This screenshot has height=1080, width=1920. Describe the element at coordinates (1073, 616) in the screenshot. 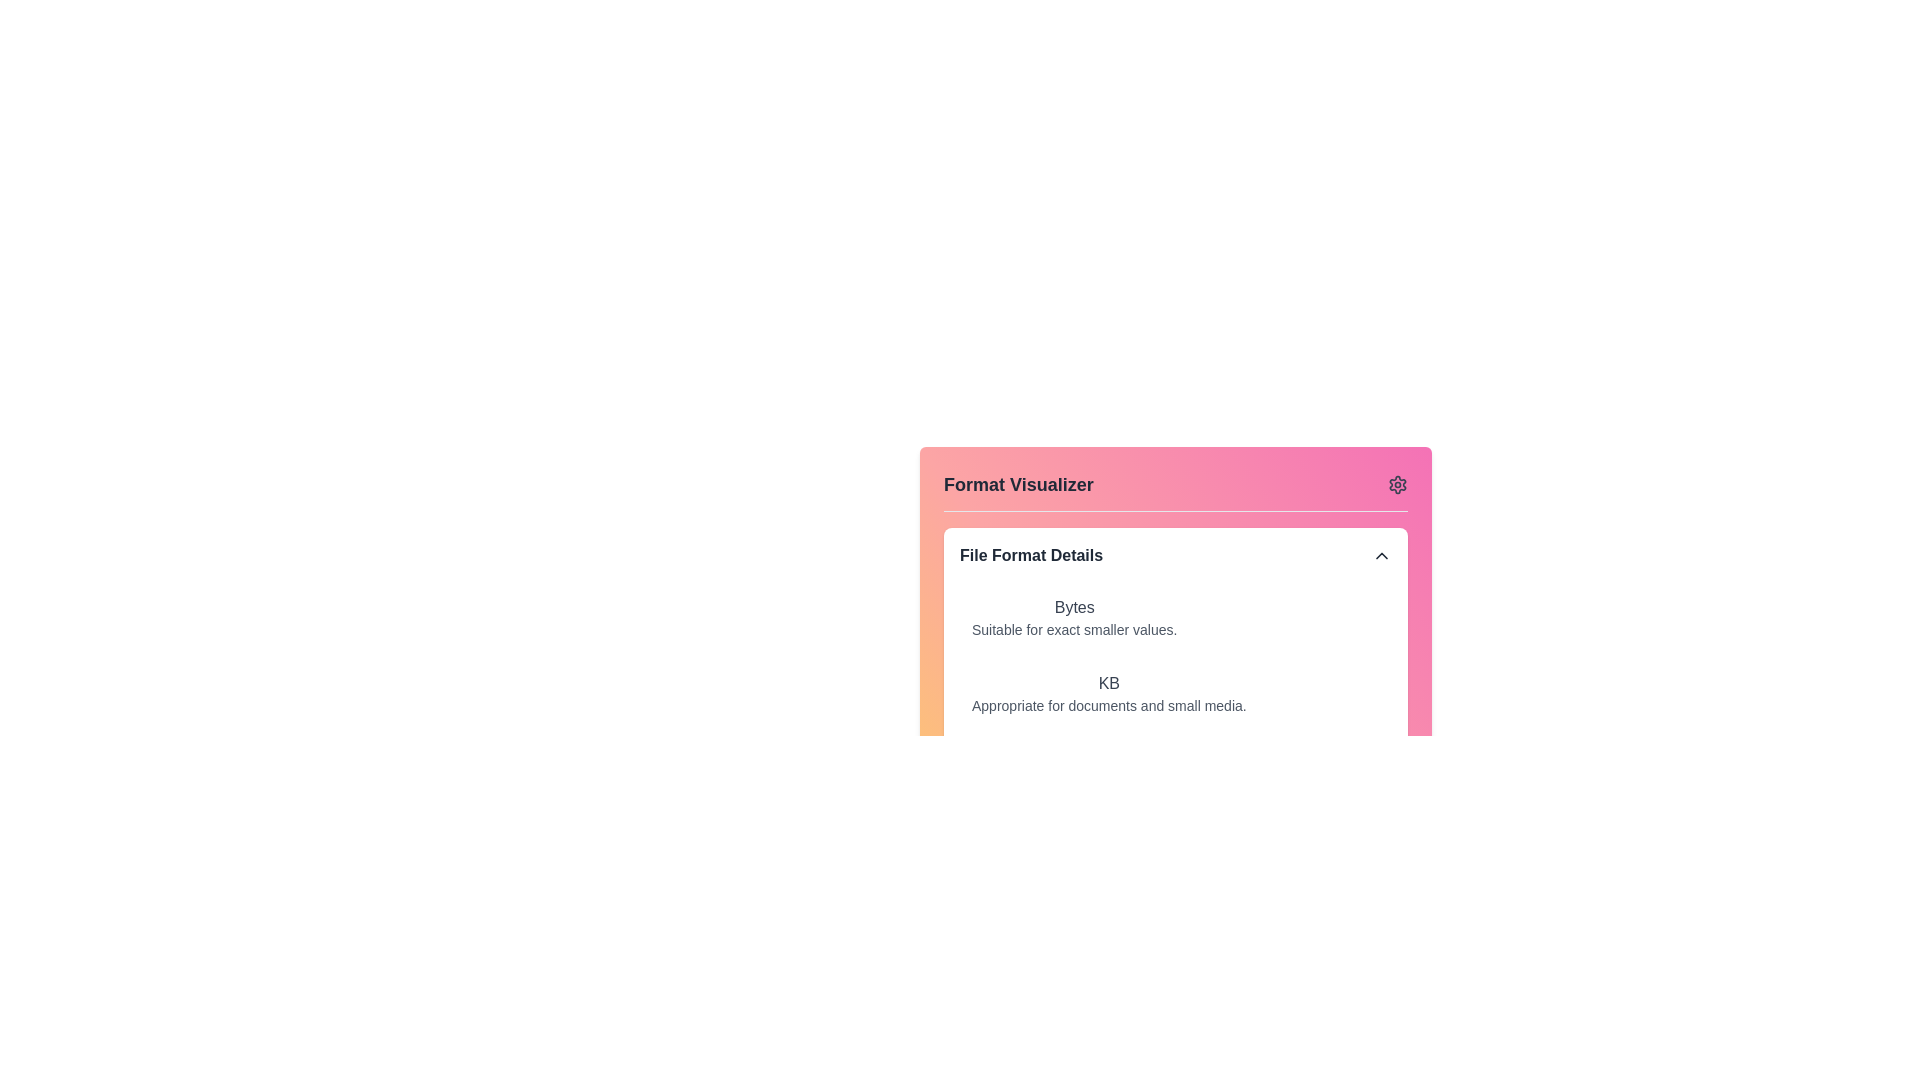

I see `information displayed in the text block titled 'Bytes' which describes its purpose as 'Suitable for exact smaller values.'` at that location.